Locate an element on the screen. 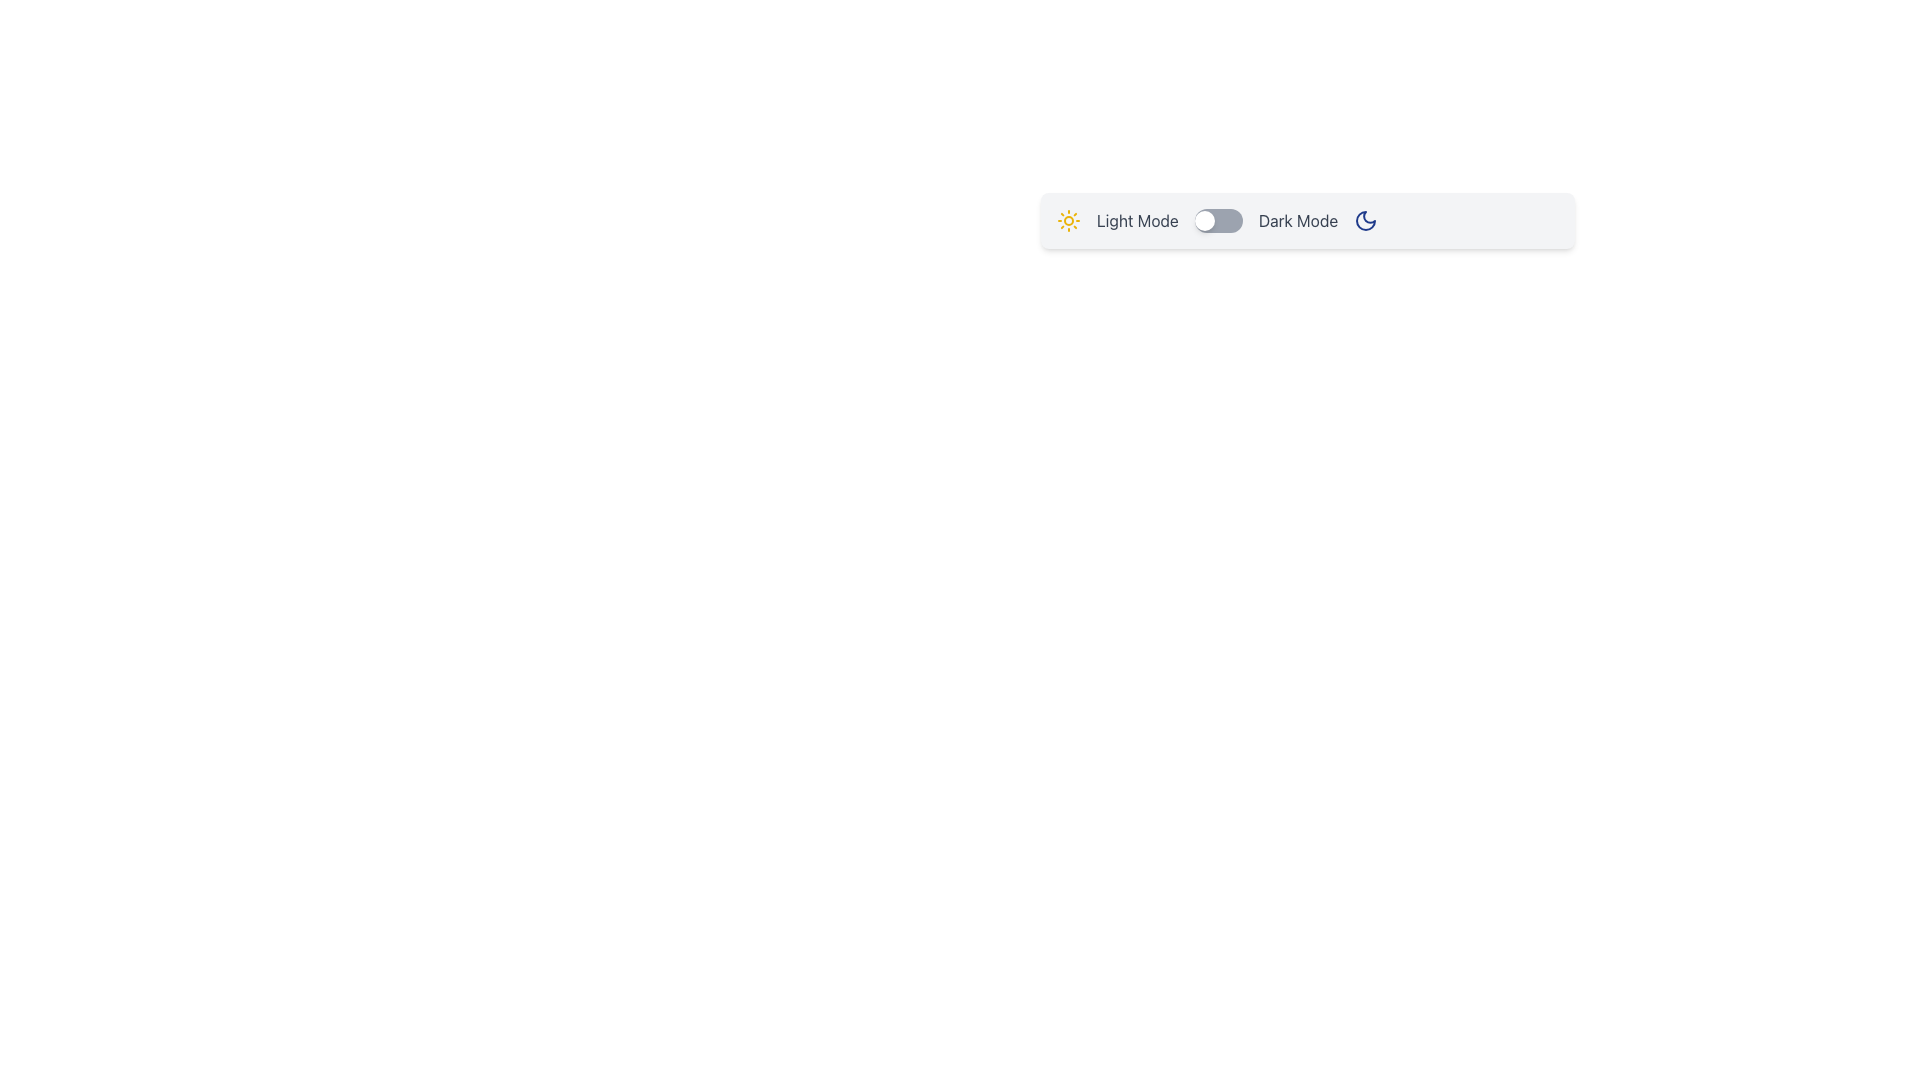 This screenshot has height=1080, width=1920. the toggle switch located between the 'Light Mode' and 'Dark Mode' text to change themes from light to dark or vice versa is located at coordinates (1216, 220).